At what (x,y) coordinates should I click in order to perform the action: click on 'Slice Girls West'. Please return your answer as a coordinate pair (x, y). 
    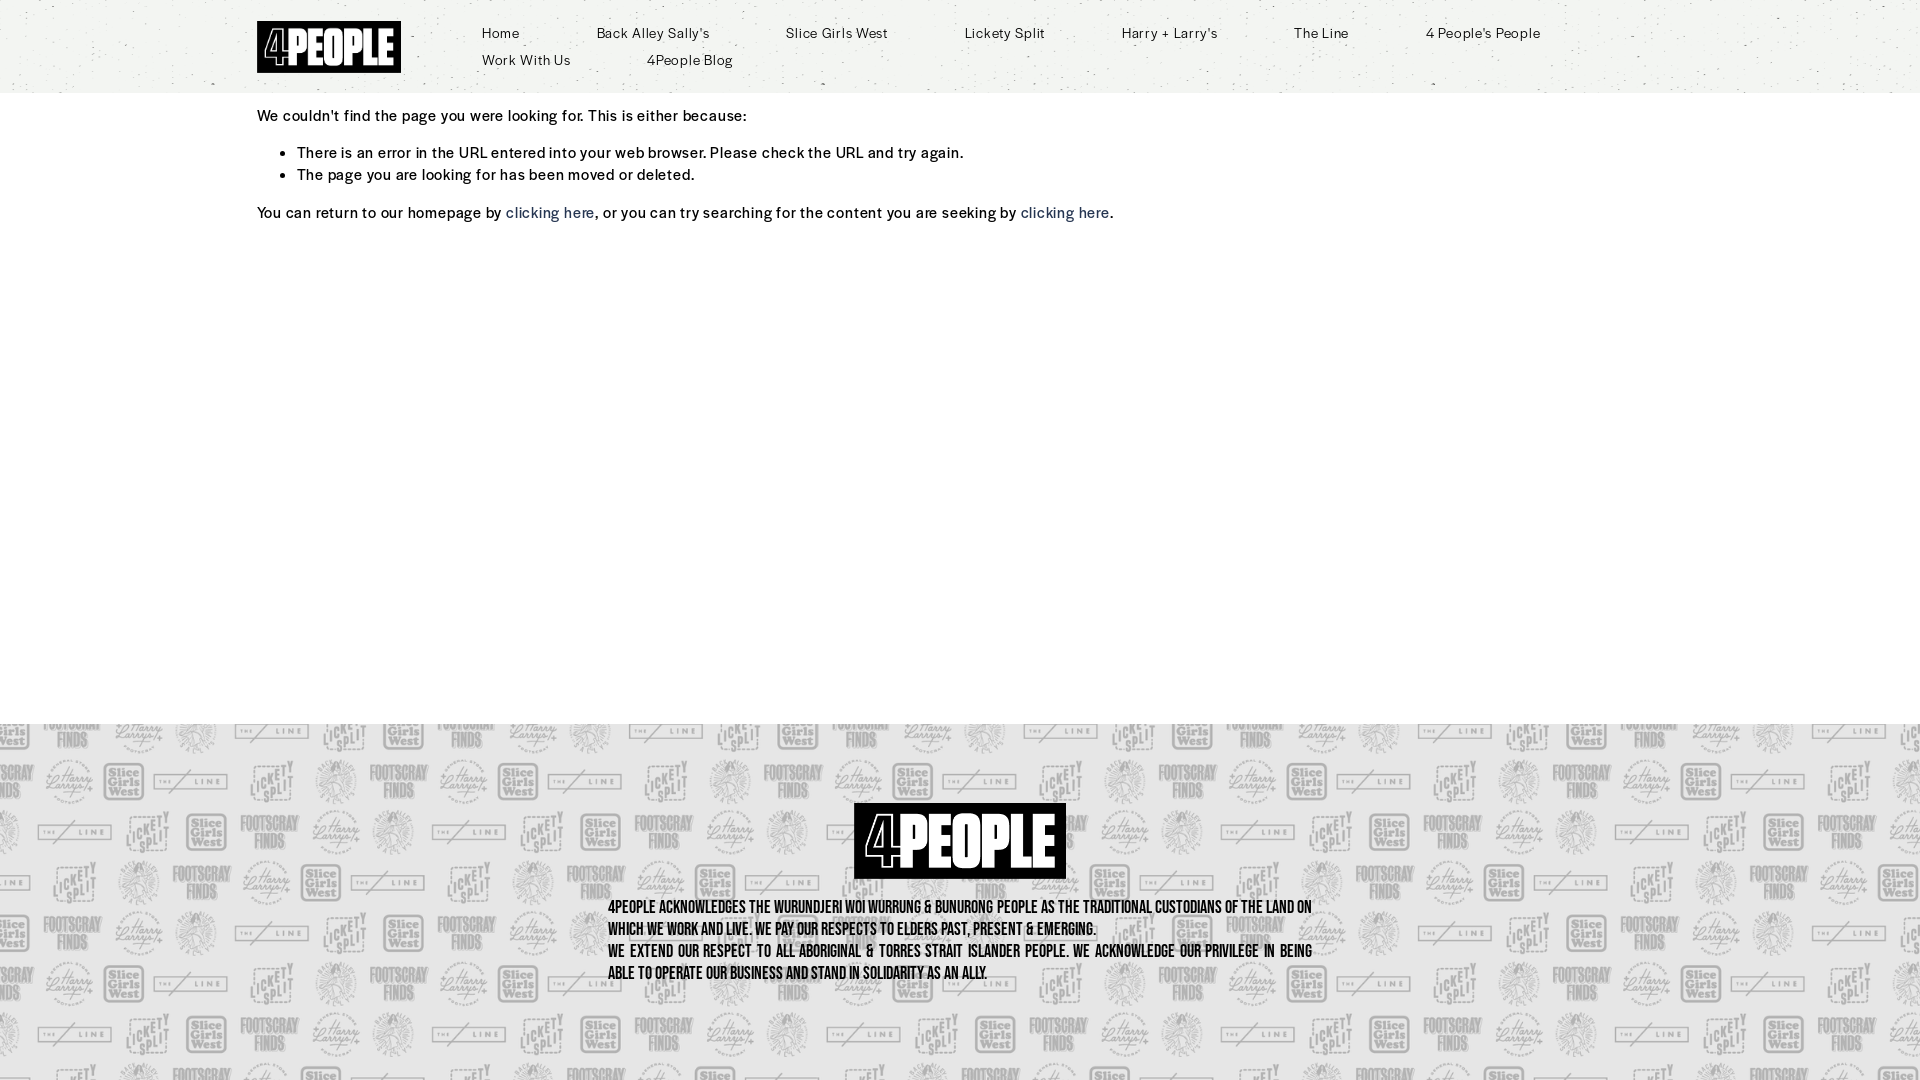
    Looking at the image, I should click on (836, 32).